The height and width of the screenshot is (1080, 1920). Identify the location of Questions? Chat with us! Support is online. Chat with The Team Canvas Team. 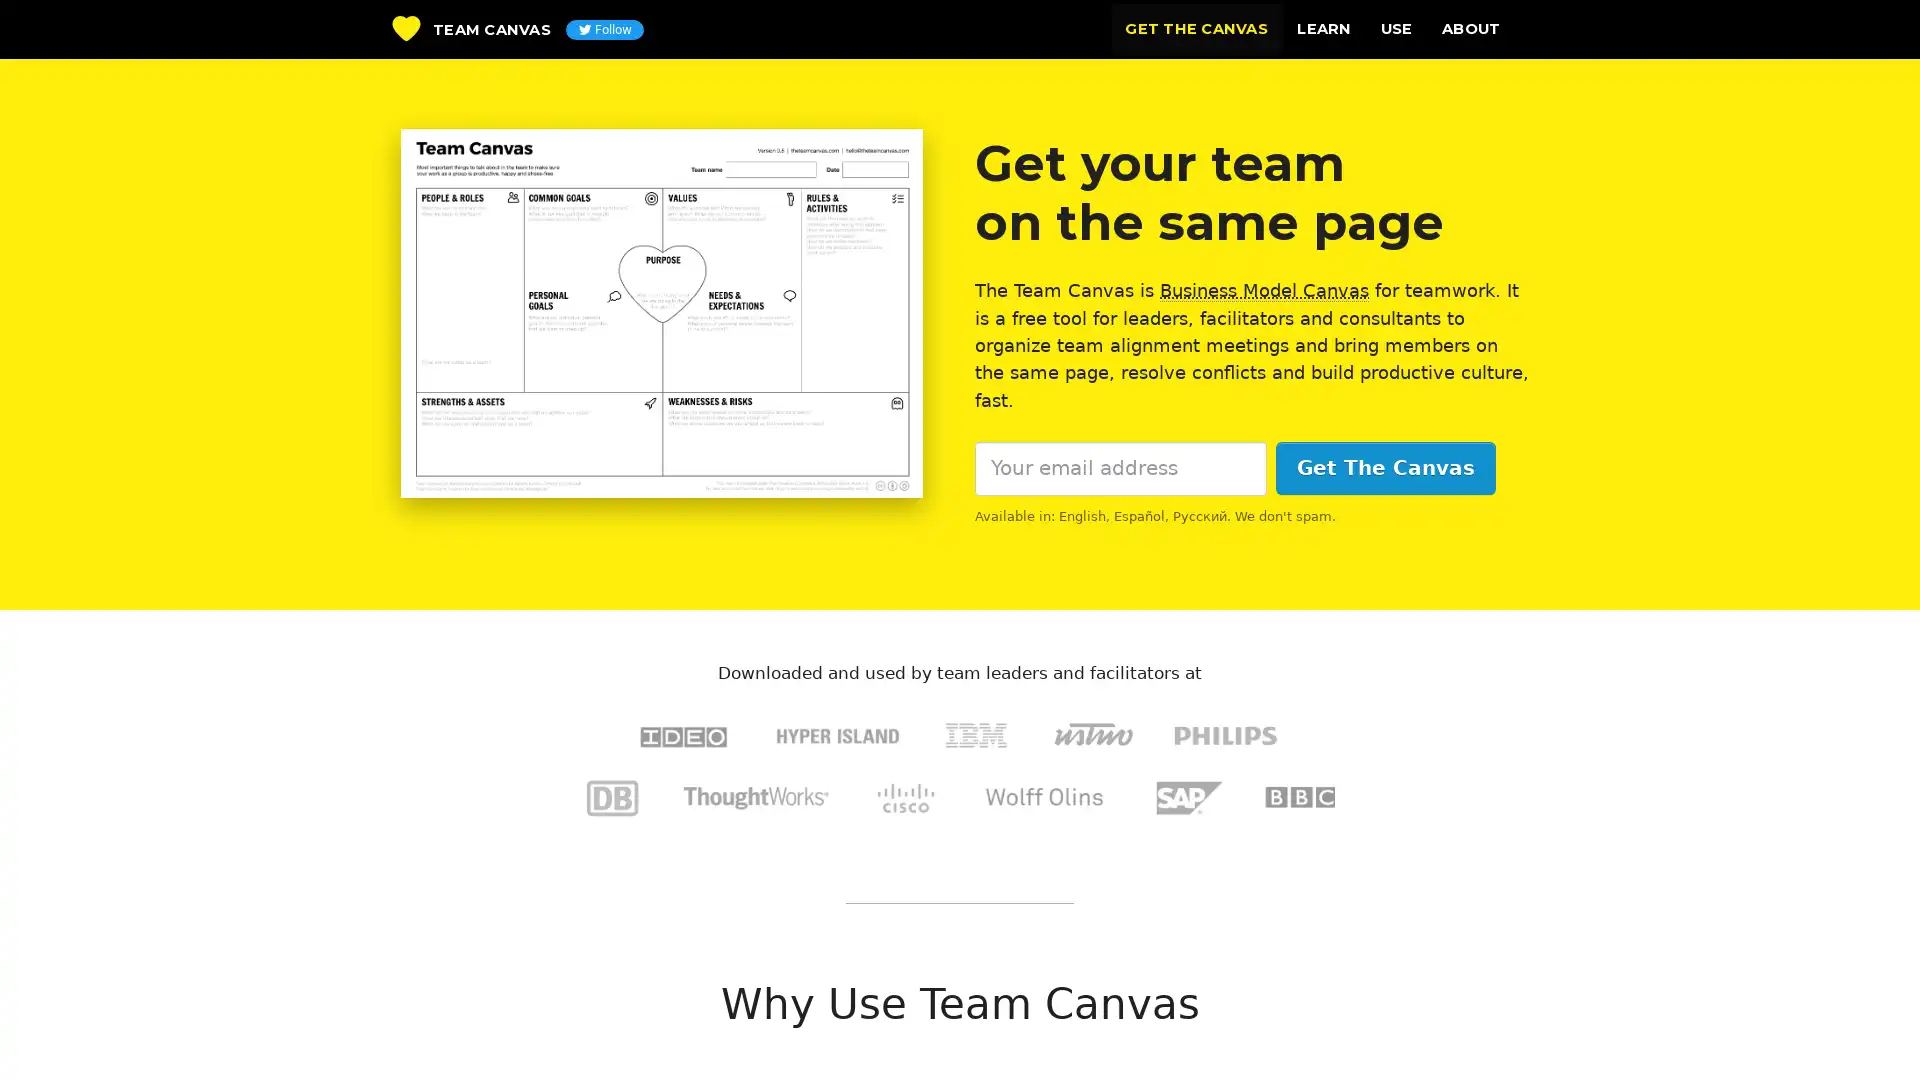
(1865, 1029).